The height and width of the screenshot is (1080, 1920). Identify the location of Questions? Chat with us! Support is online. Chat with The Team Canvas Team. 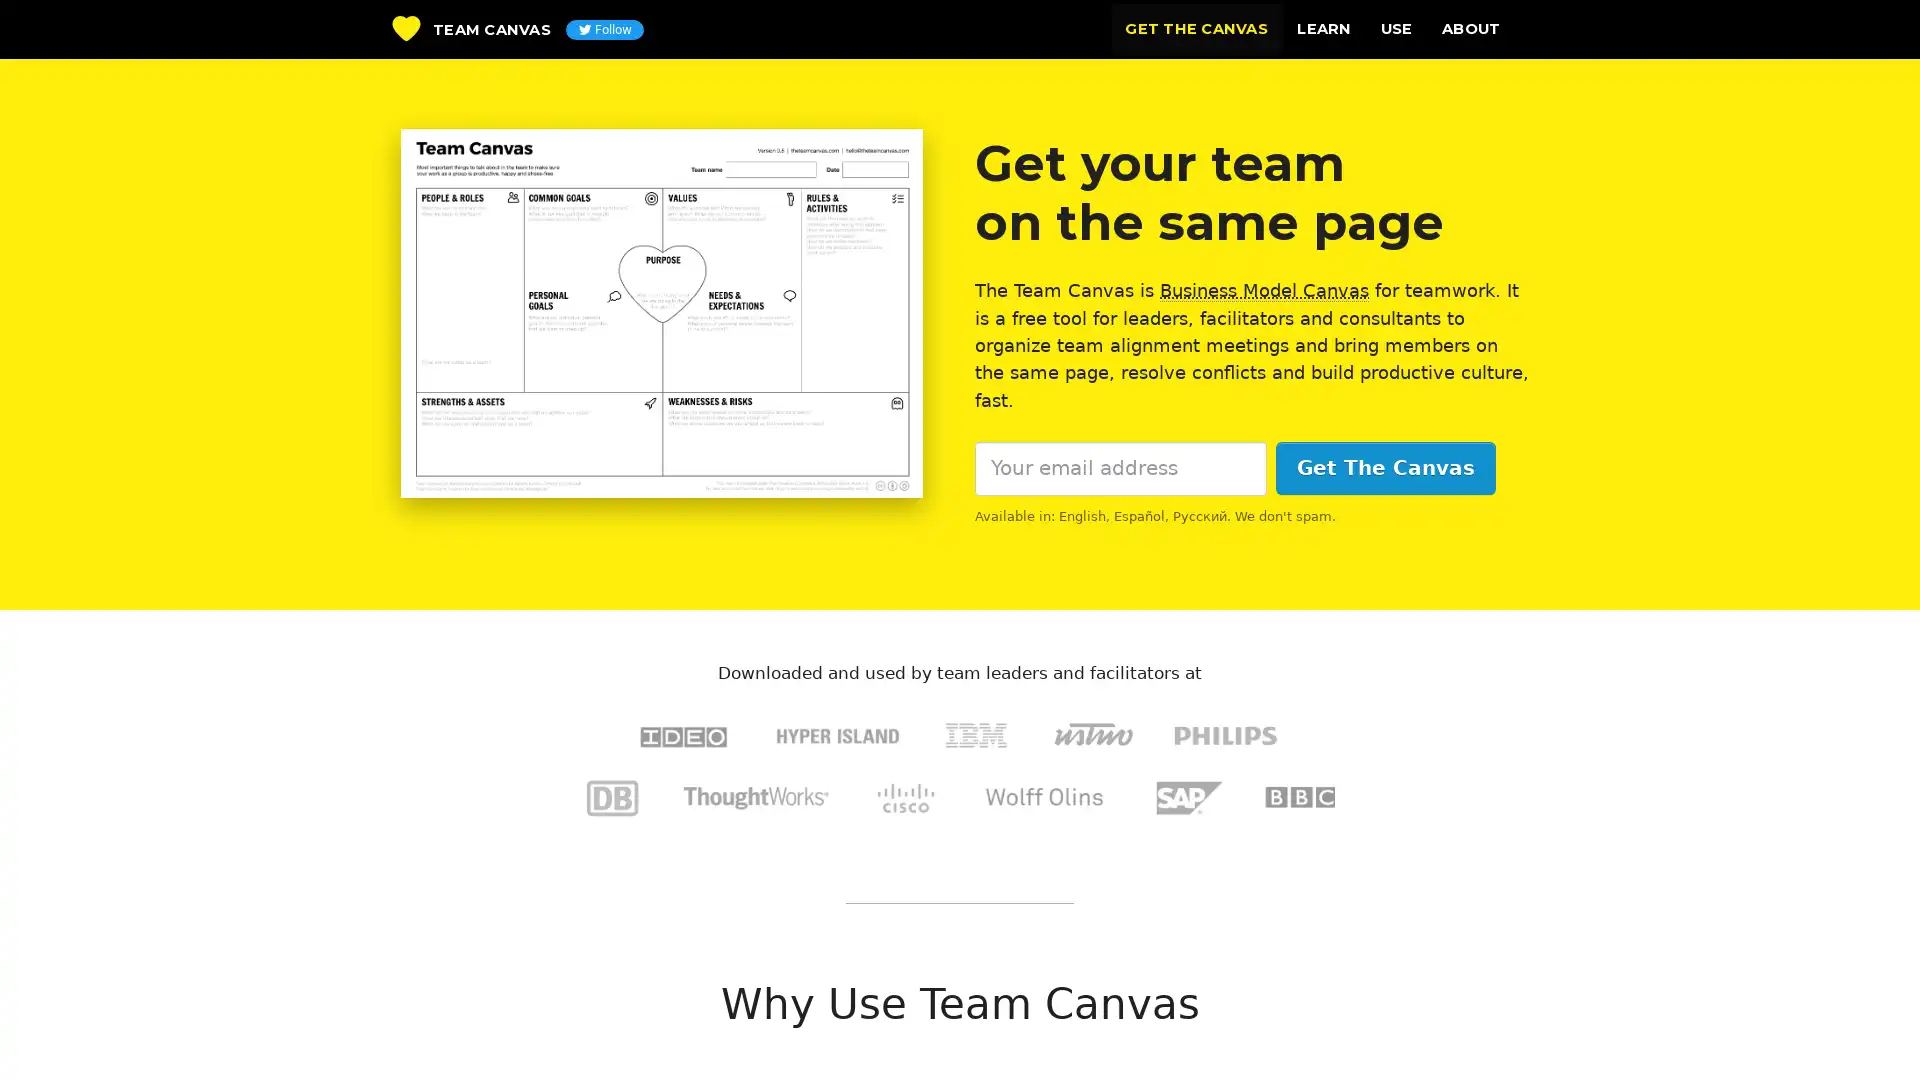
(1865, 1029).